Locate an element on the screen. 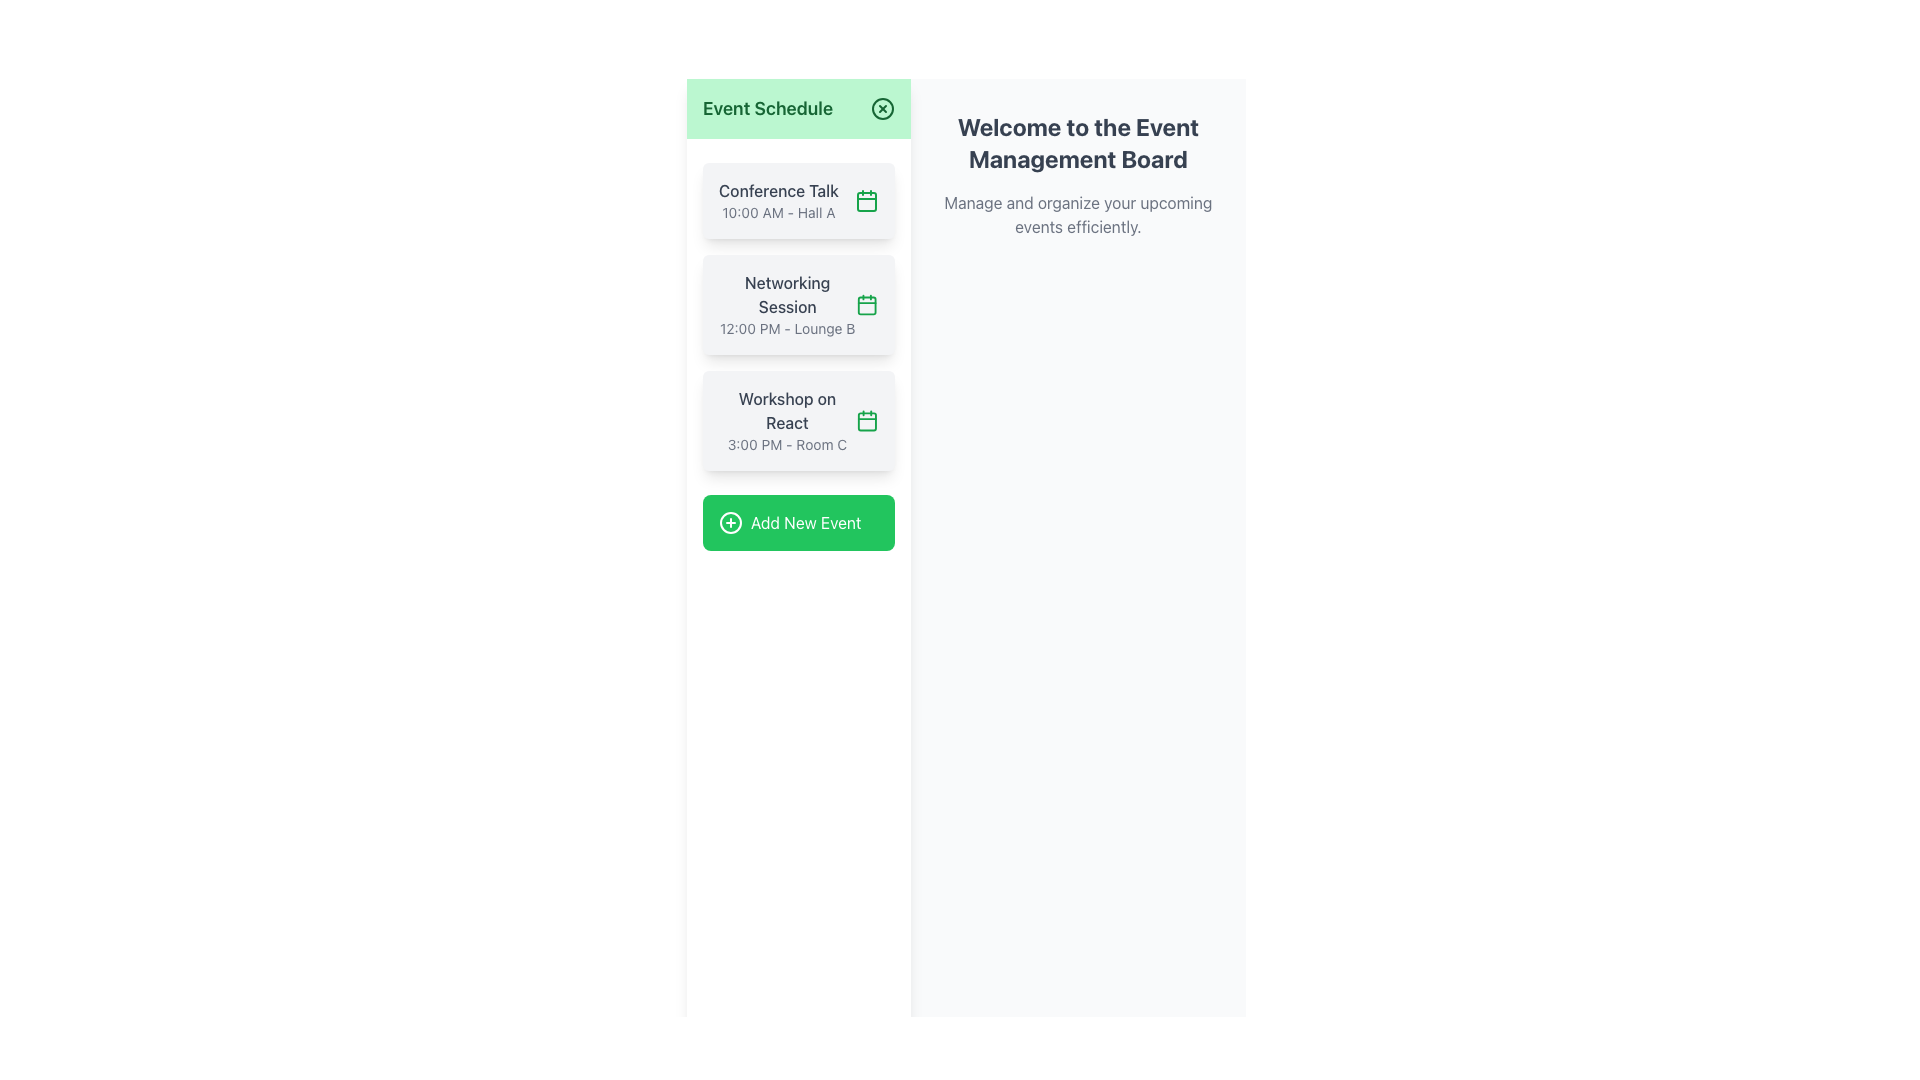 This screenshot has width=1920, height=1080. the Text Header element that displays 'Welcome to the Event Management Board', located at the top of the right-hand content area is located at coordinates (1077, 141).